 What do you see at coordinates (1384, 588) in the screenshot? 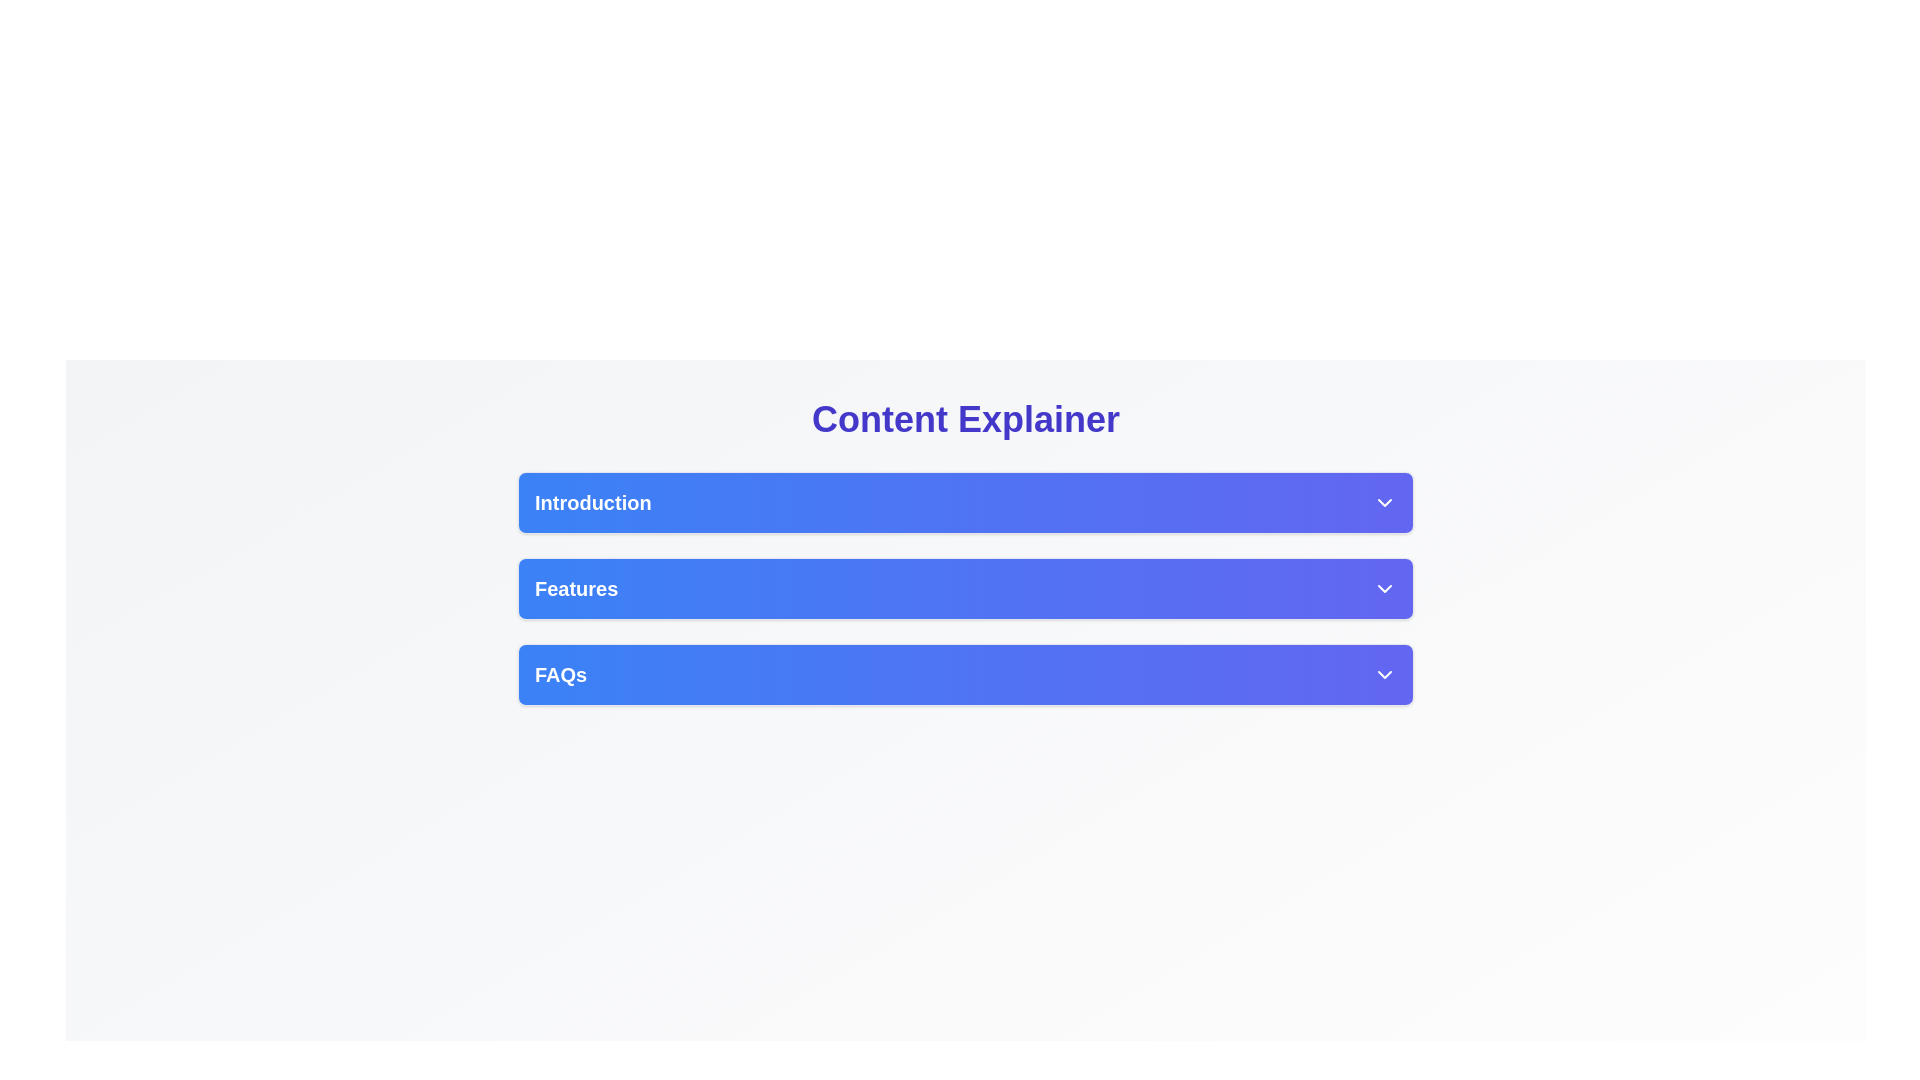
I see `the downwards chevron icon located on the rightmost edge of the 'Features' button` at bounding box center [1384, 588].